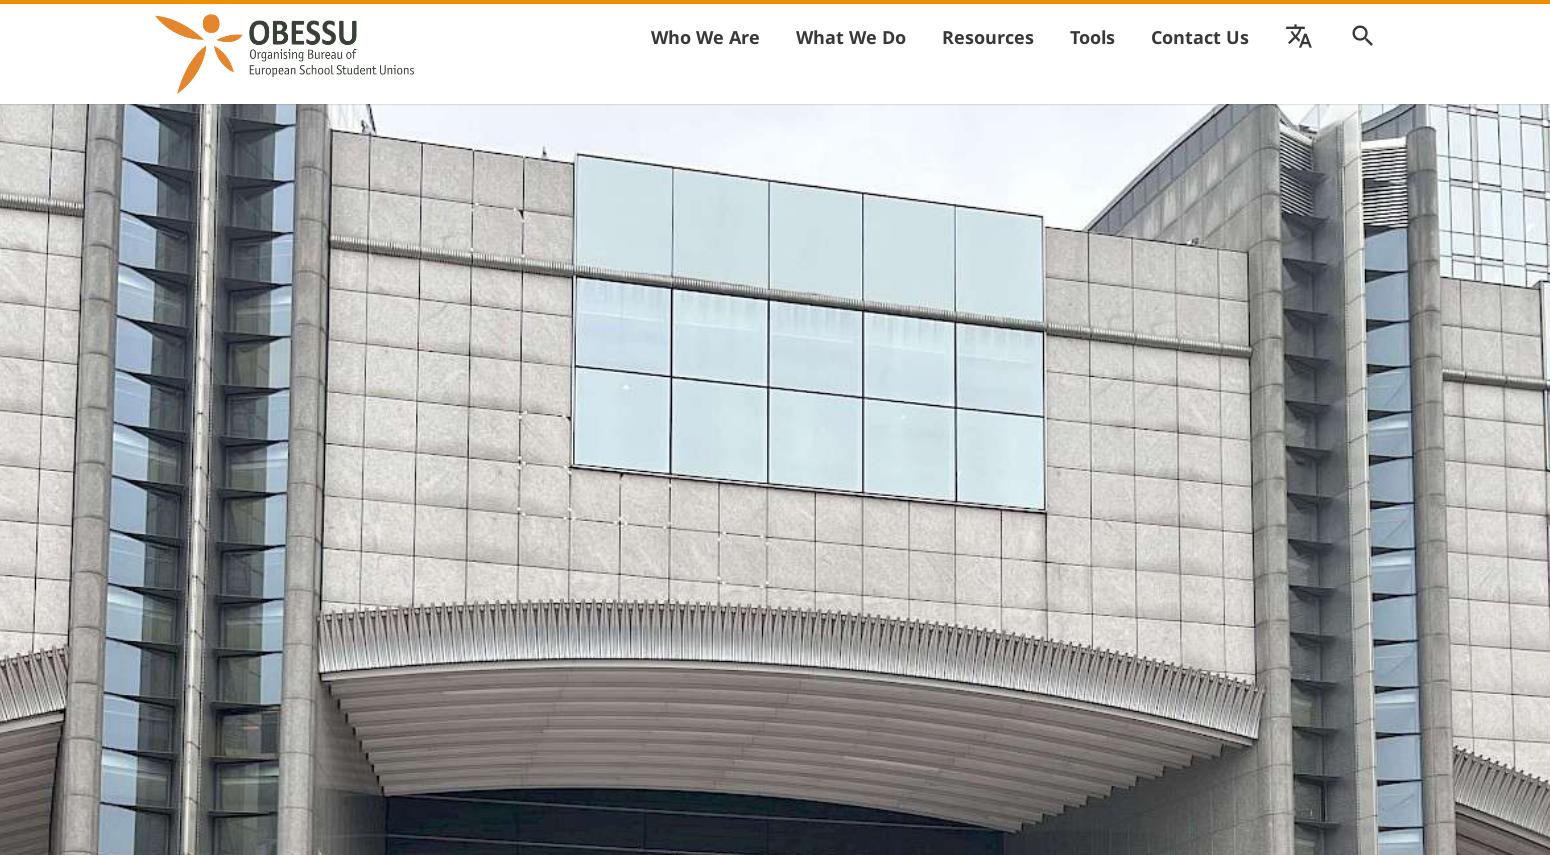  What do you see at coordinates (1036, 81) in the screenshot?
I see `'Networks and Partnerships'` at bounding box center [1036, 81].